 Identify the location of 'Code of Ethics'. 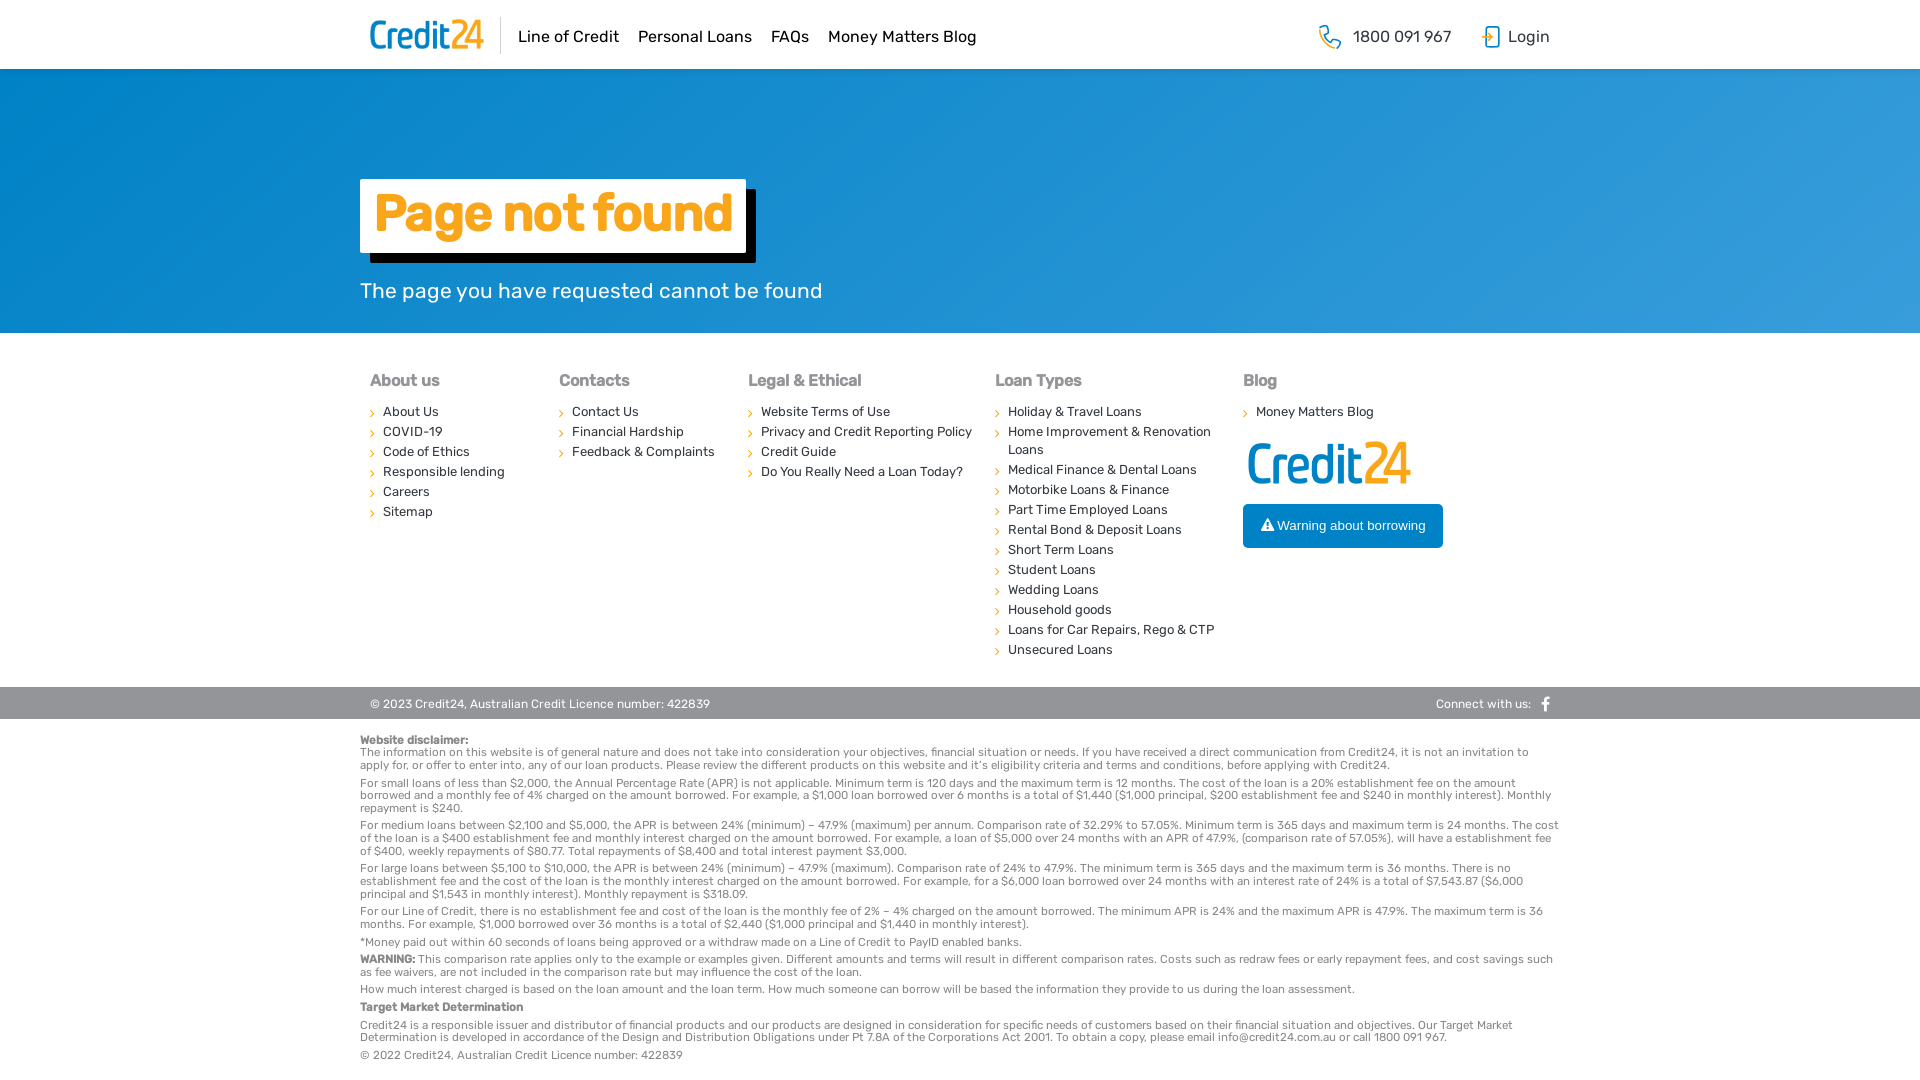
(451, 451).